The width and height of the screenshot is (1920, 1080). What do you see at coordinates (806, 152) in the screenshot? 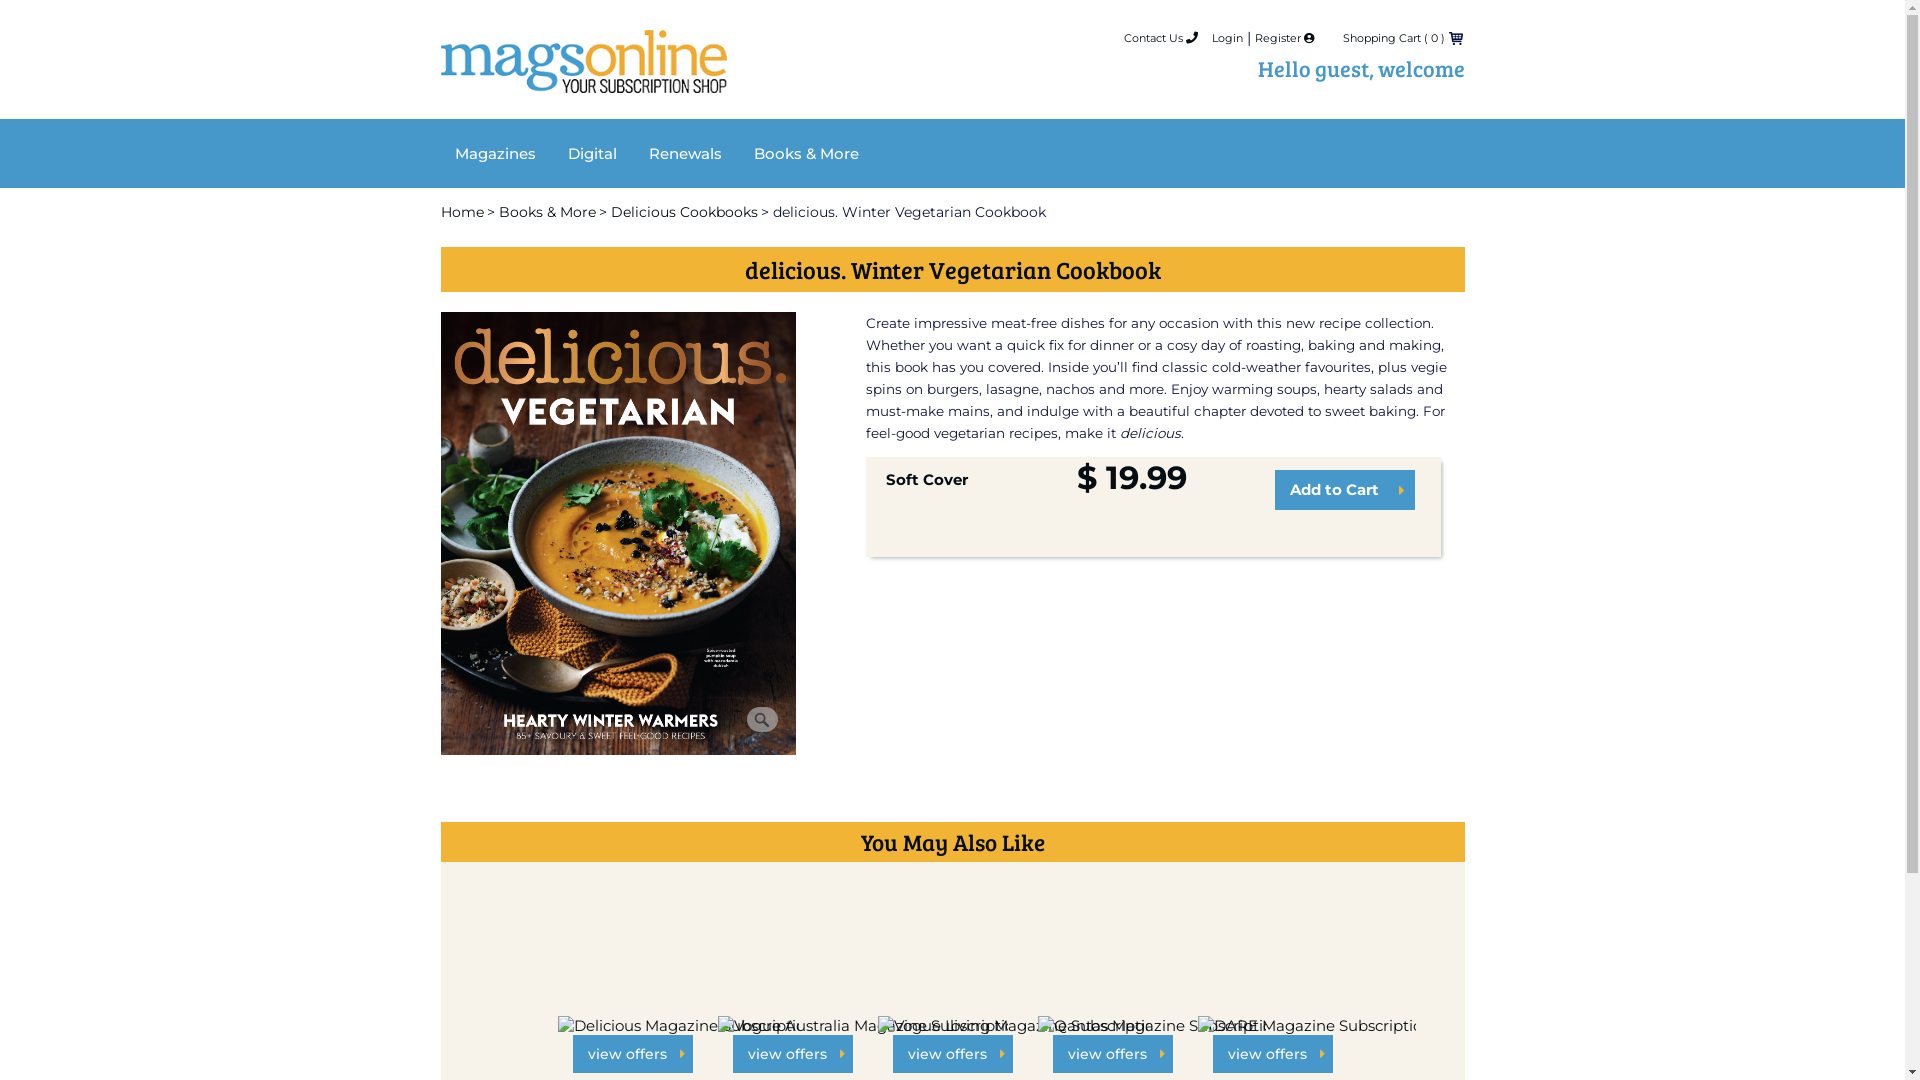
I see `'Books & More'` at bounding box center [806, 152].